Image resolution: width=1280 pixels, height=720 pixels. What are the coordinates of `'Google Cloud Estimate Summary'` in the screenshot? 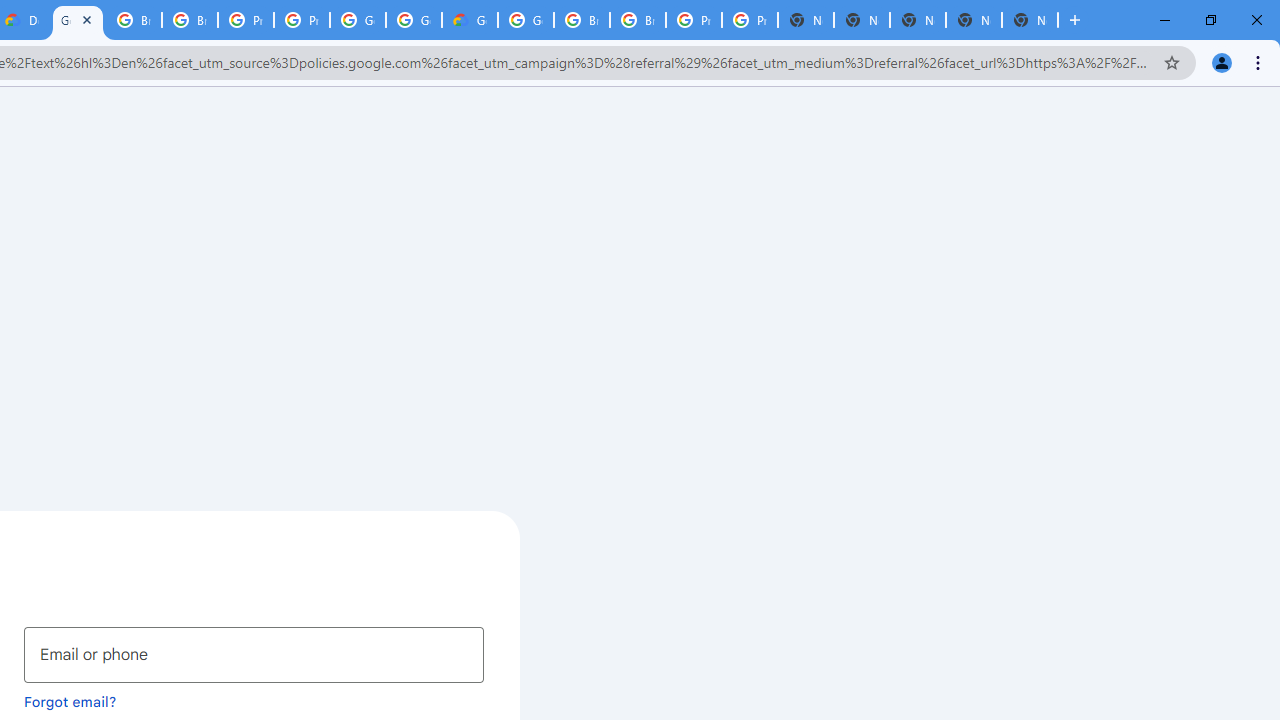 It's located at (468, 20).